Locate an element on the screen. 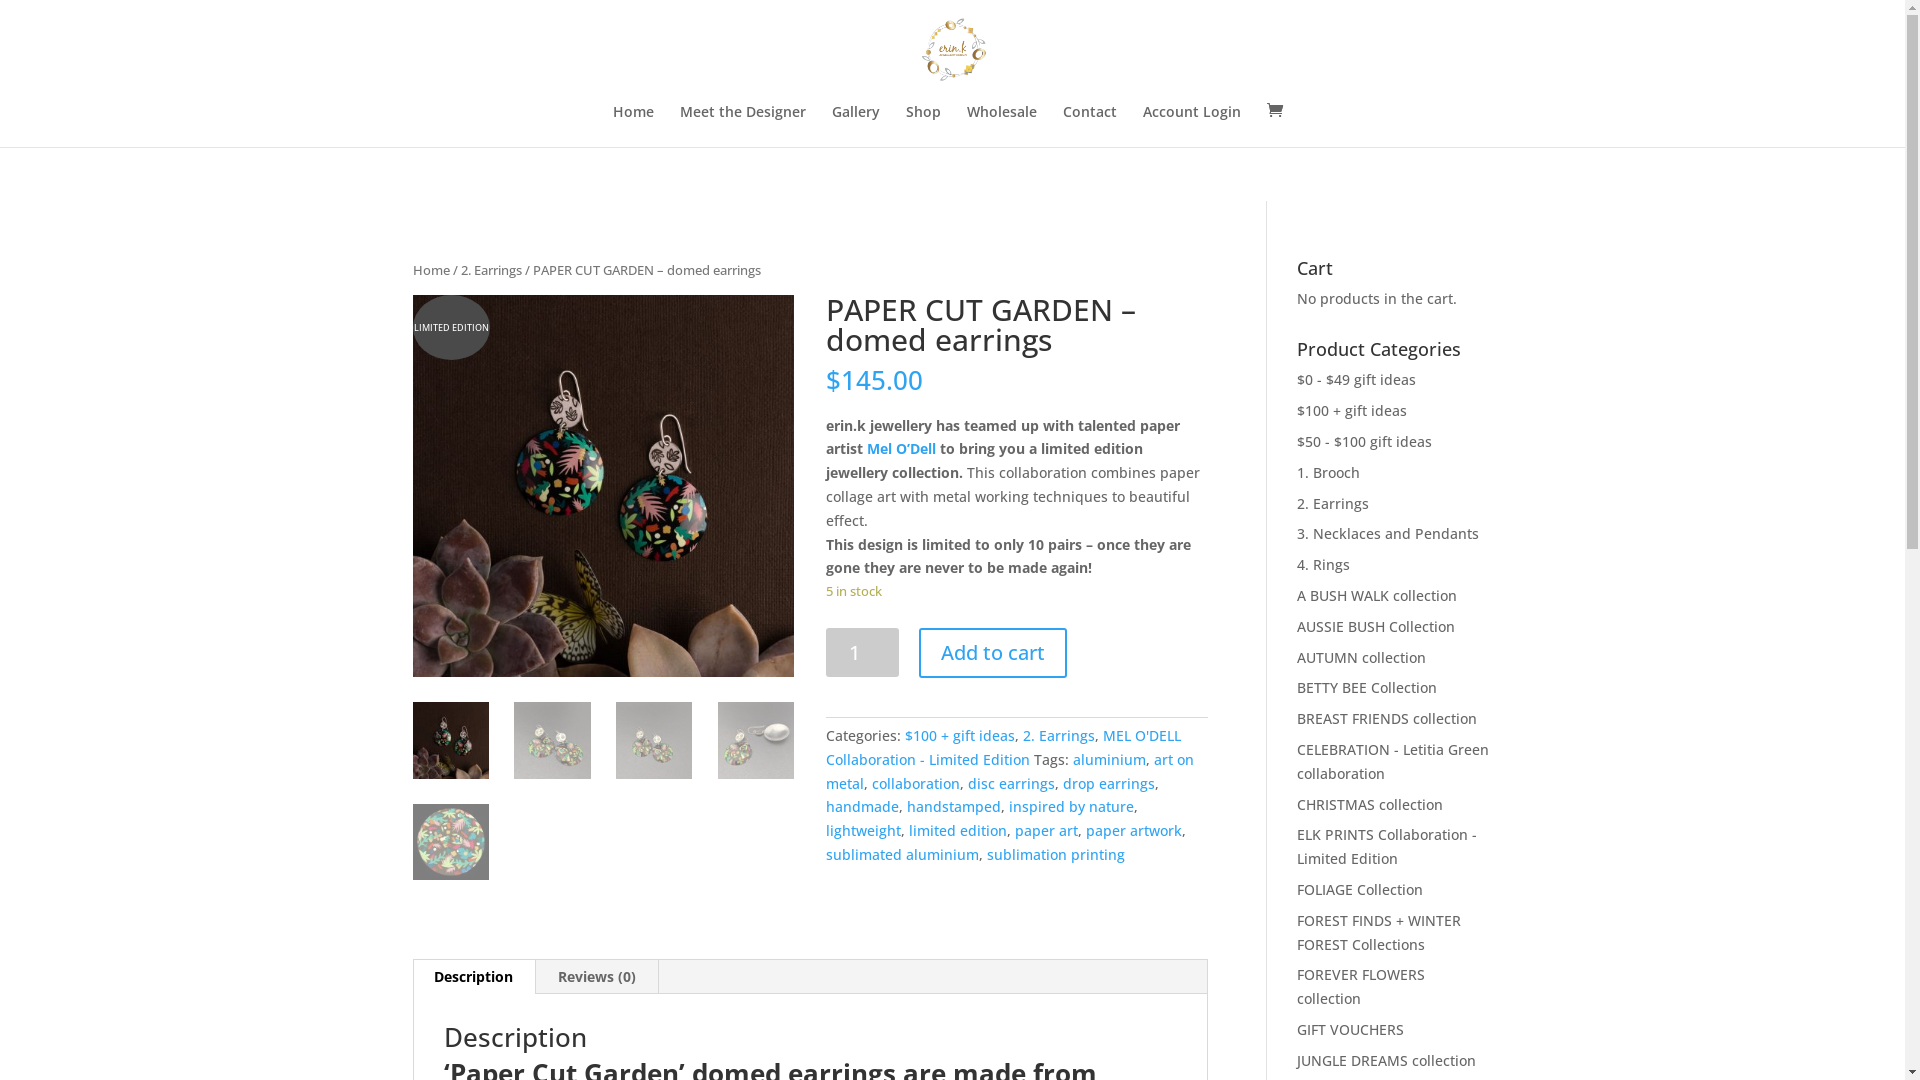 The image size is (1920, 1080). '$100 + gift ideas' is located at coordinates (1296, 409).